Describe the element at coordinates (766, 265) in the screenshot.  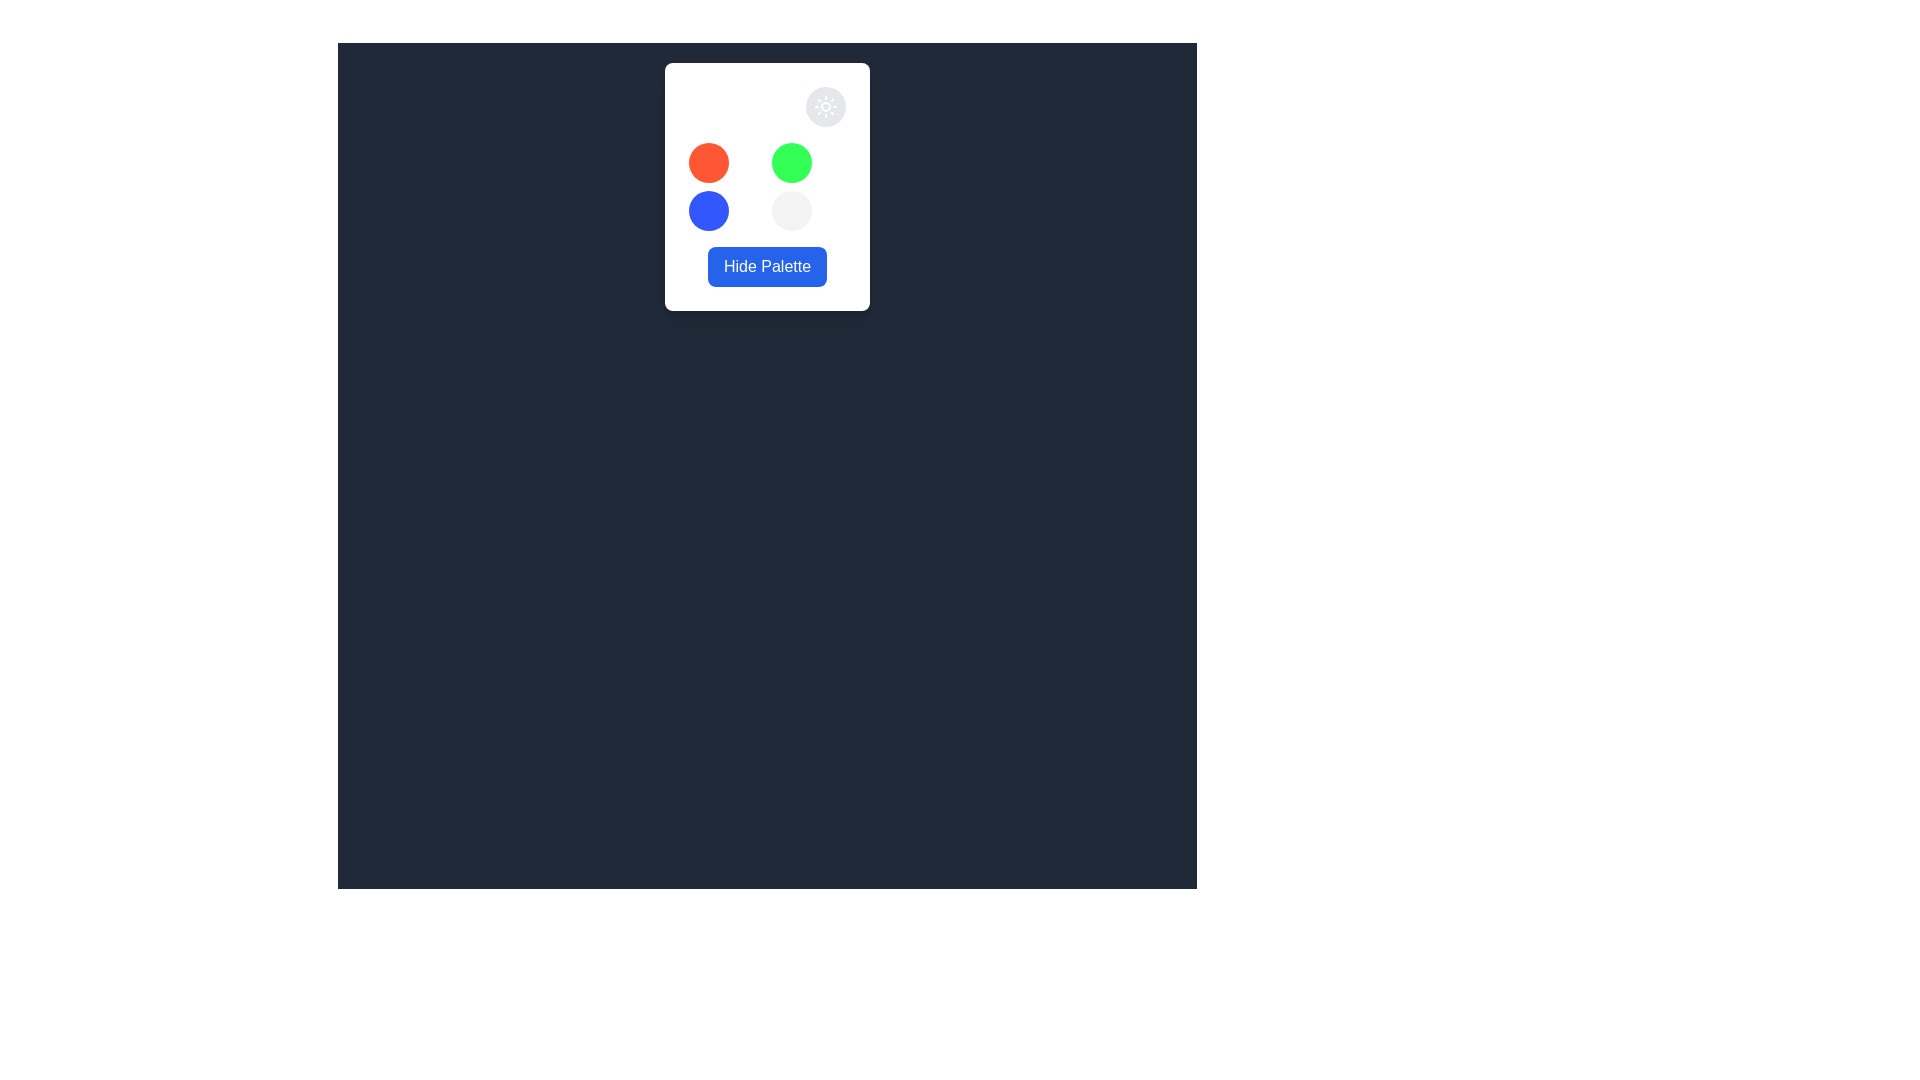
I see `the button located at the bottom of the white card with rounded corners` at that location.